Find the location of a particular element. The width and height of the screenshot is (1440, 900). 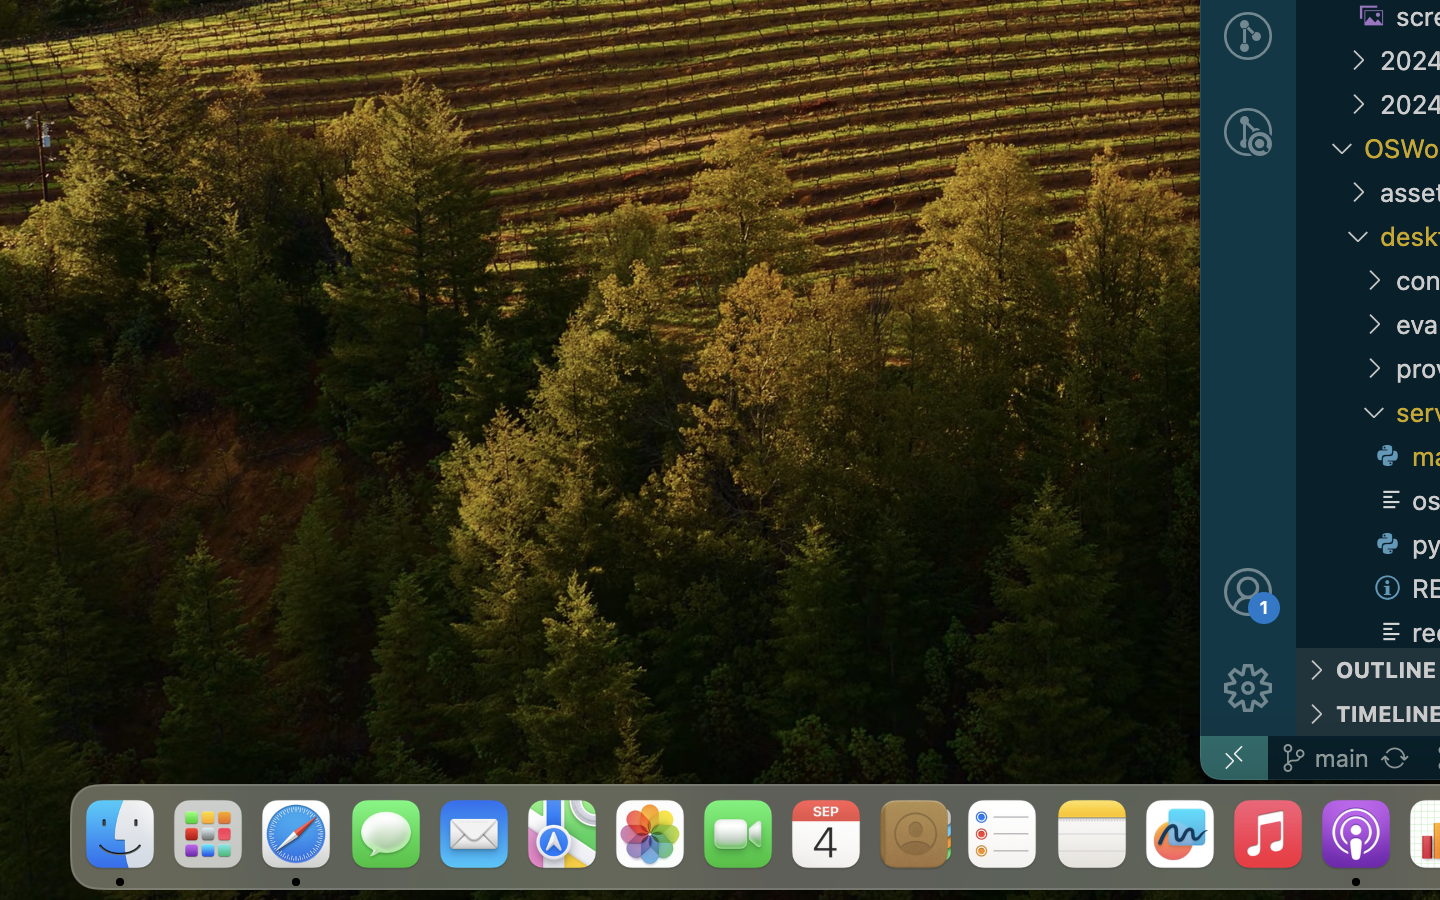

'0 ' is located at coordinates (1247, 132).